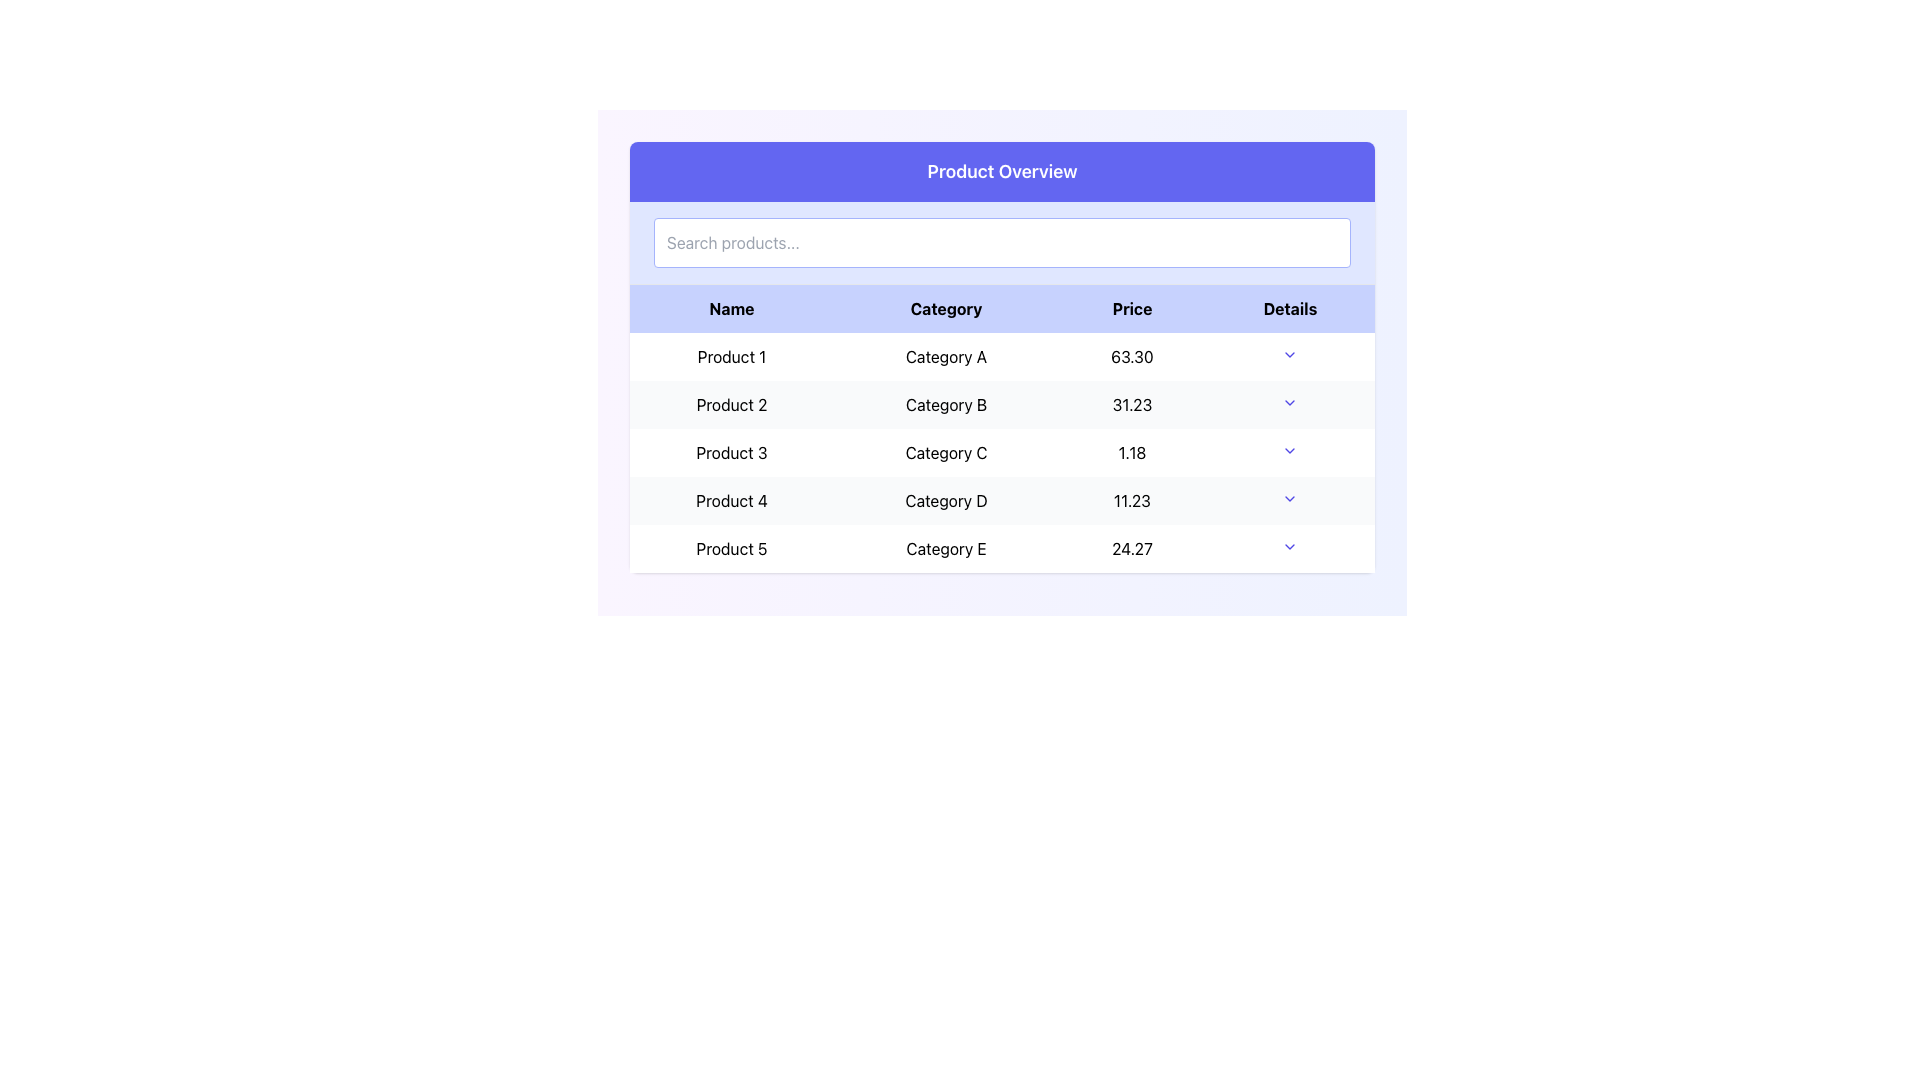 The height and width of the screenshot is (1080, 1920). What do you see at coordinates (1132, 500) in the screenshot?
I see `the text element displaying '11.23' in the 'Price' column for 'Product 4 Category D', which is styled in black font on a white background` at bounding box center [1132, 500].